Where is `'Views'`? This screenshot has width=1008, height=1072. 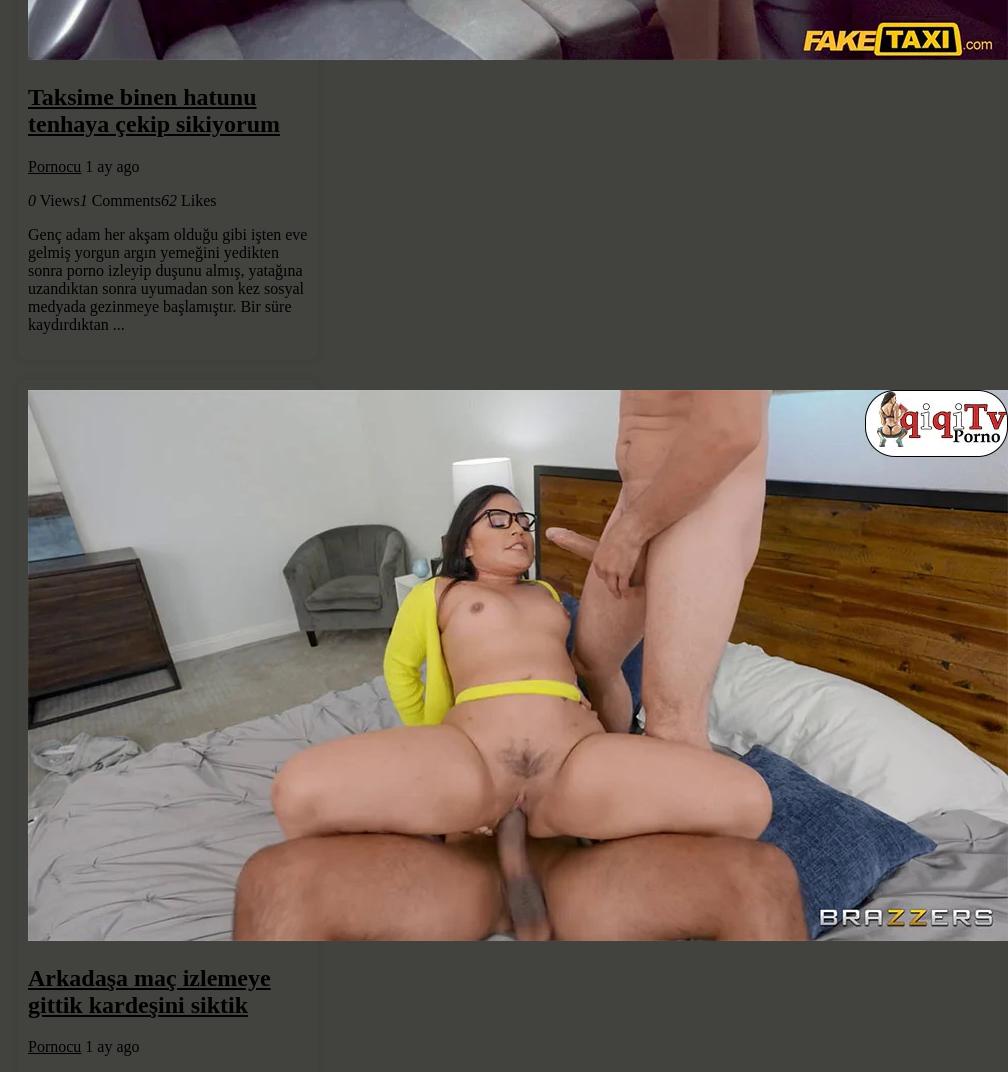
'Views' is located at coordinates (58, 198).